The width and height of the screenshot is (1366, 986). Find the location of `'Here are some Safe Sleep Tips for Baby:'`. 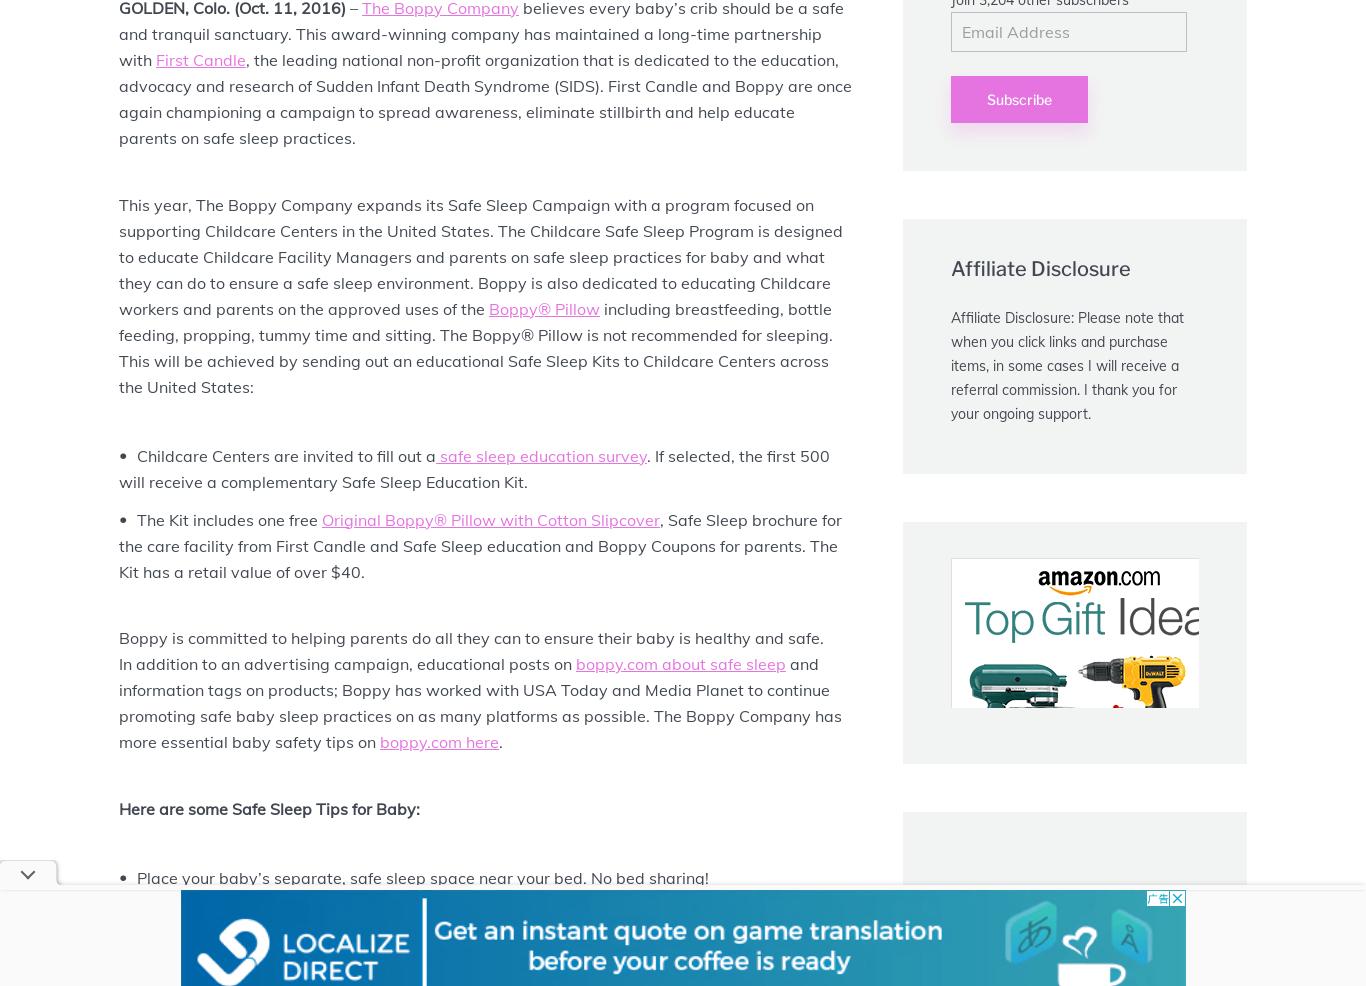

'Here are some Safe Sleep Tips for Baby:' is located at coordinates (271, 809).